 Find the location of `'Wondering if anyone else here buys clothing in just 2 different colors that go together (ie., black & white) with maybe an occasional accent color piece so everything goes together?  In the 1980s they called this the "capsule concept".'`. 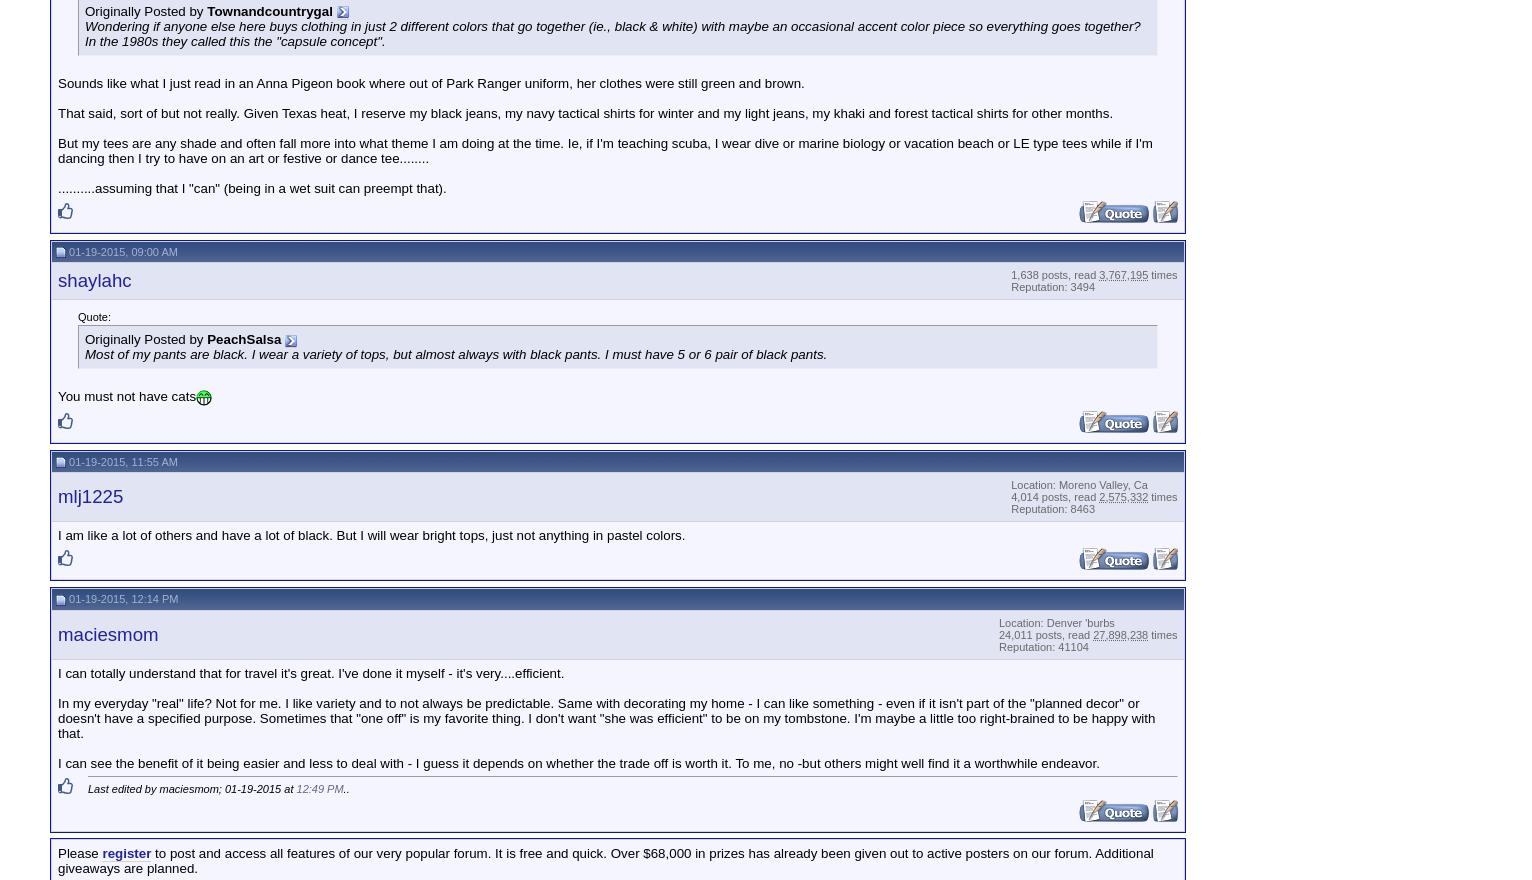

'Wondering if anyone else here buys clothing in just 2 different colors that go together (ie., black & white) with maybe an occasional accent color piece so everything goes together?  In the 1980s they called this the "capsule concept".' is located at coordinates (612, 32).